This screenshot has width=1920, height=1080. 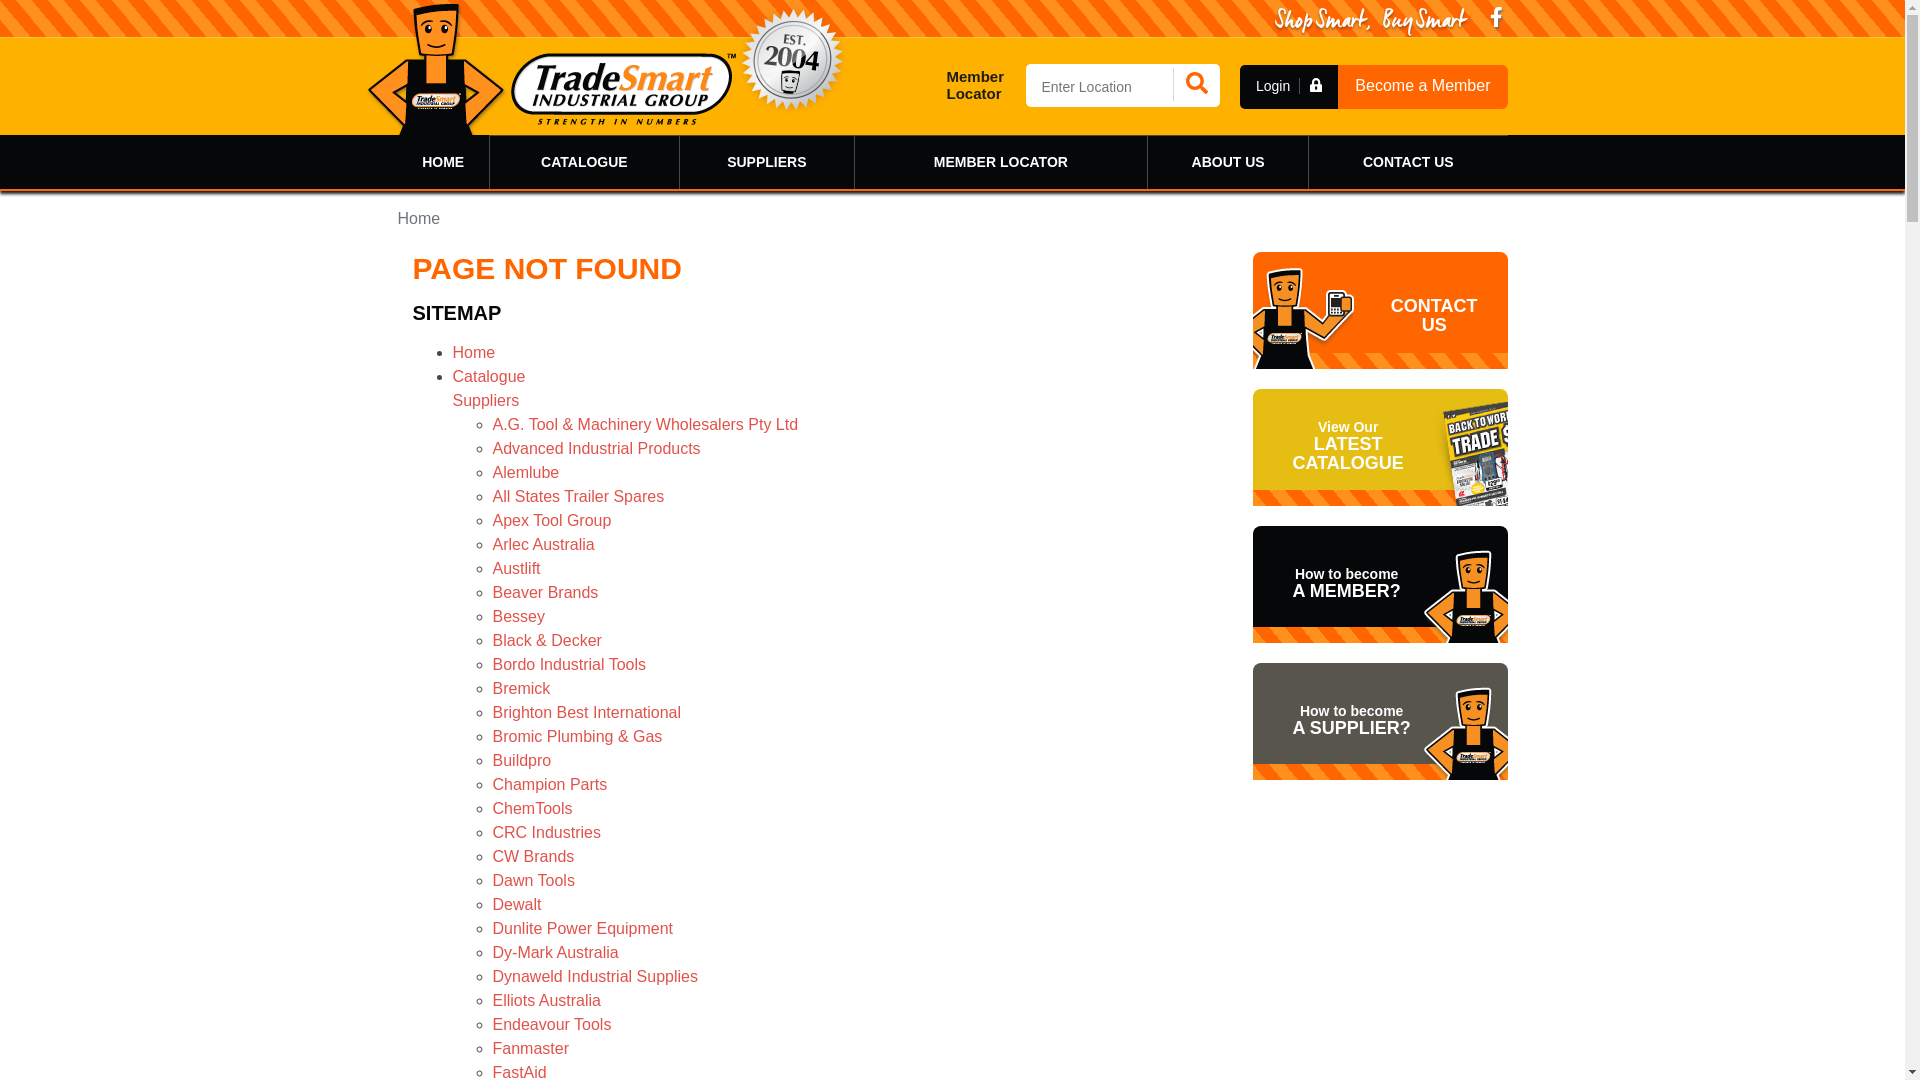 What do you see at coordinates (1378, 310) in the screenshot?
I see `'CONTACT` at bounding box center [1378, 310].